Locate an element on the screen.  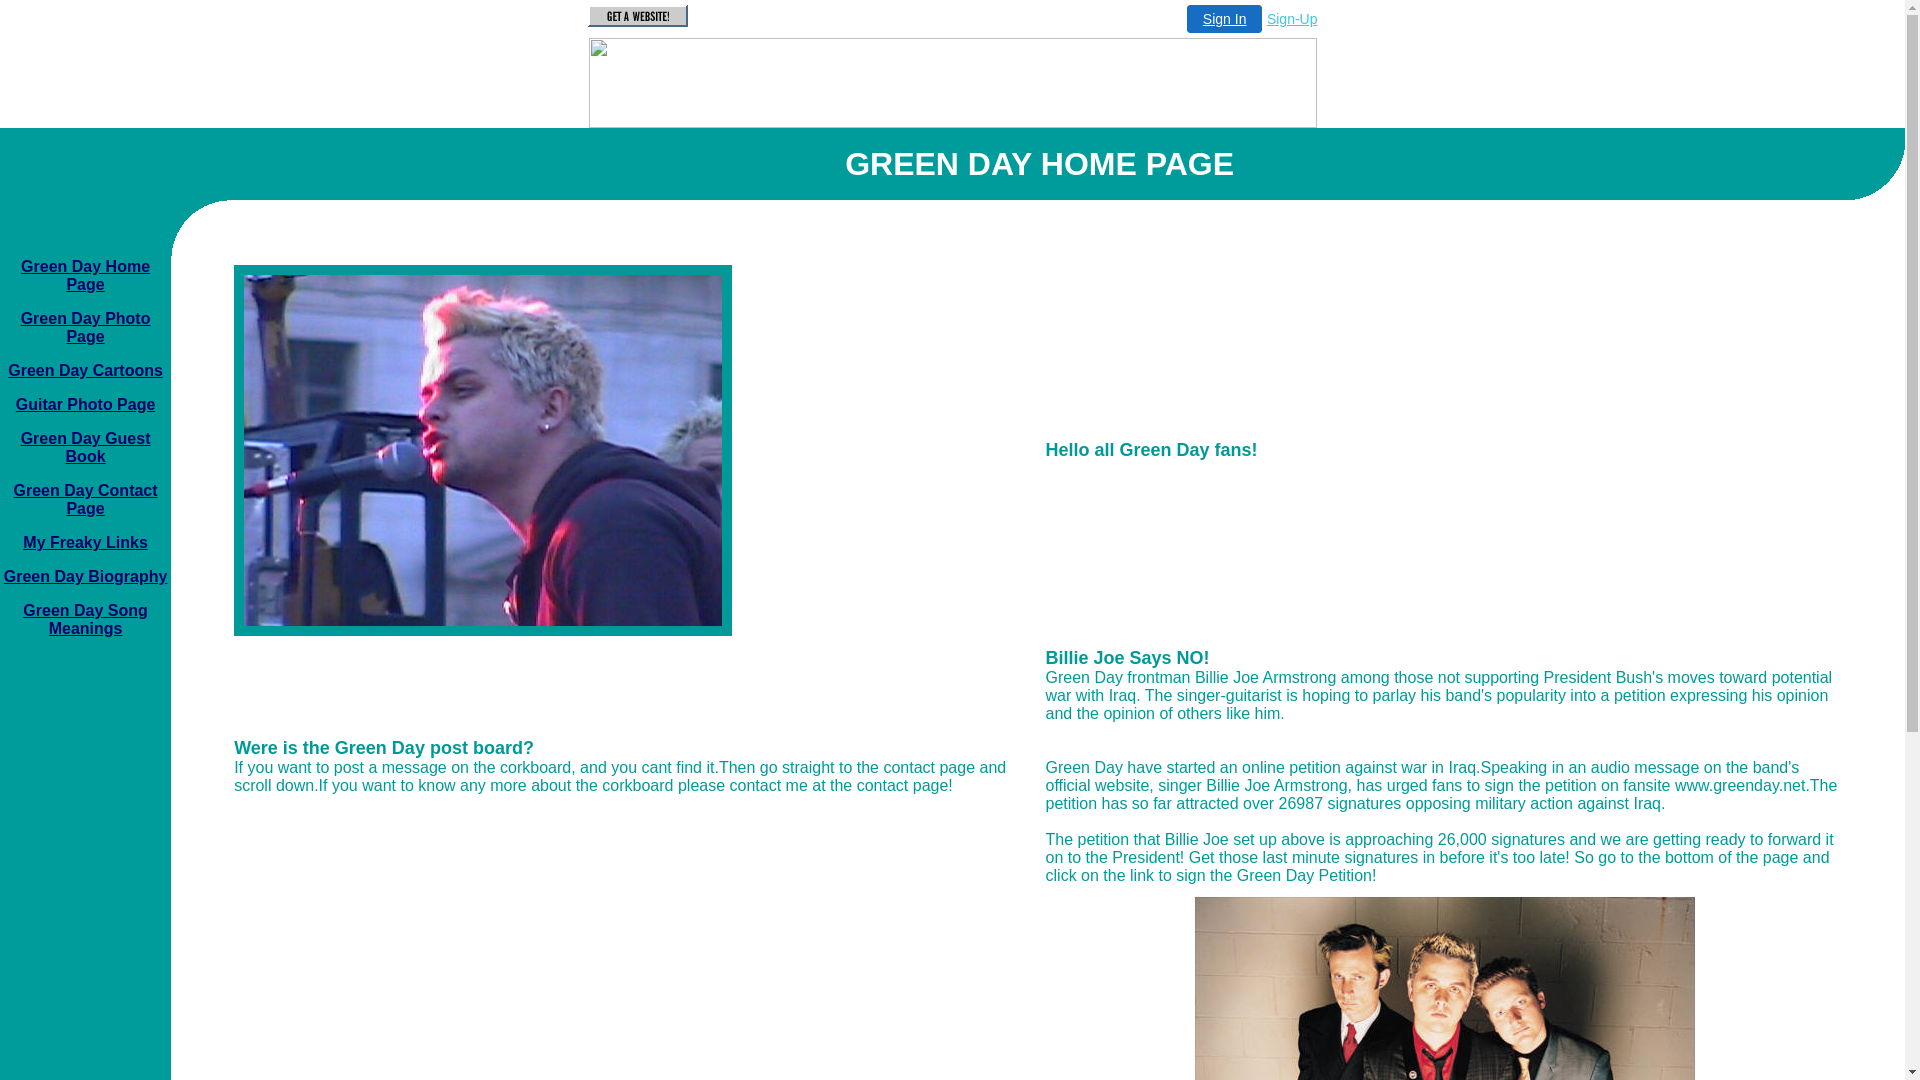
'Green Day Biography' is located at coordinates (4, 576).